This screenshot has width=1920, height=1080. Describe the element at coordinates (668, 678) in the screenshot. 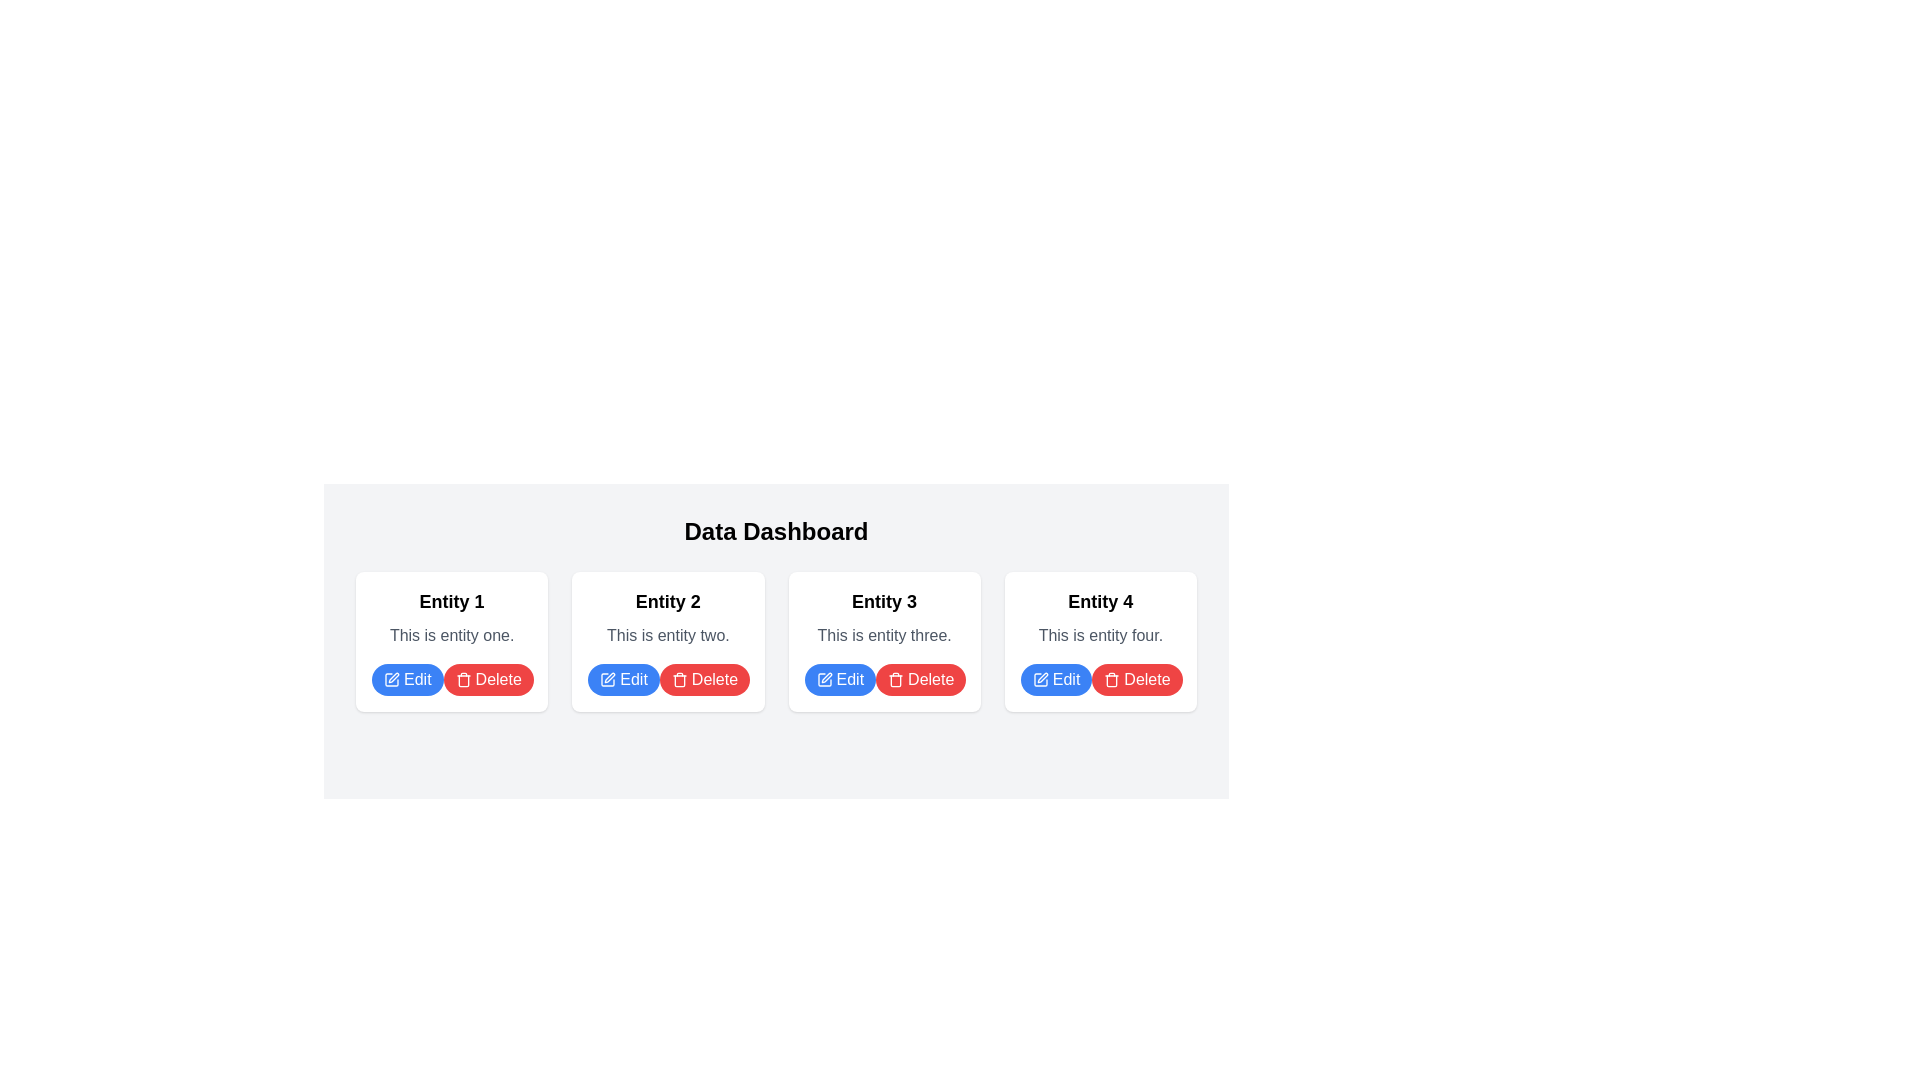

I see `the 'Edit' and 'Delete' buttons in the button group located at the bottom right of 'Entity 2' card for additional interaction feedback` at that location.